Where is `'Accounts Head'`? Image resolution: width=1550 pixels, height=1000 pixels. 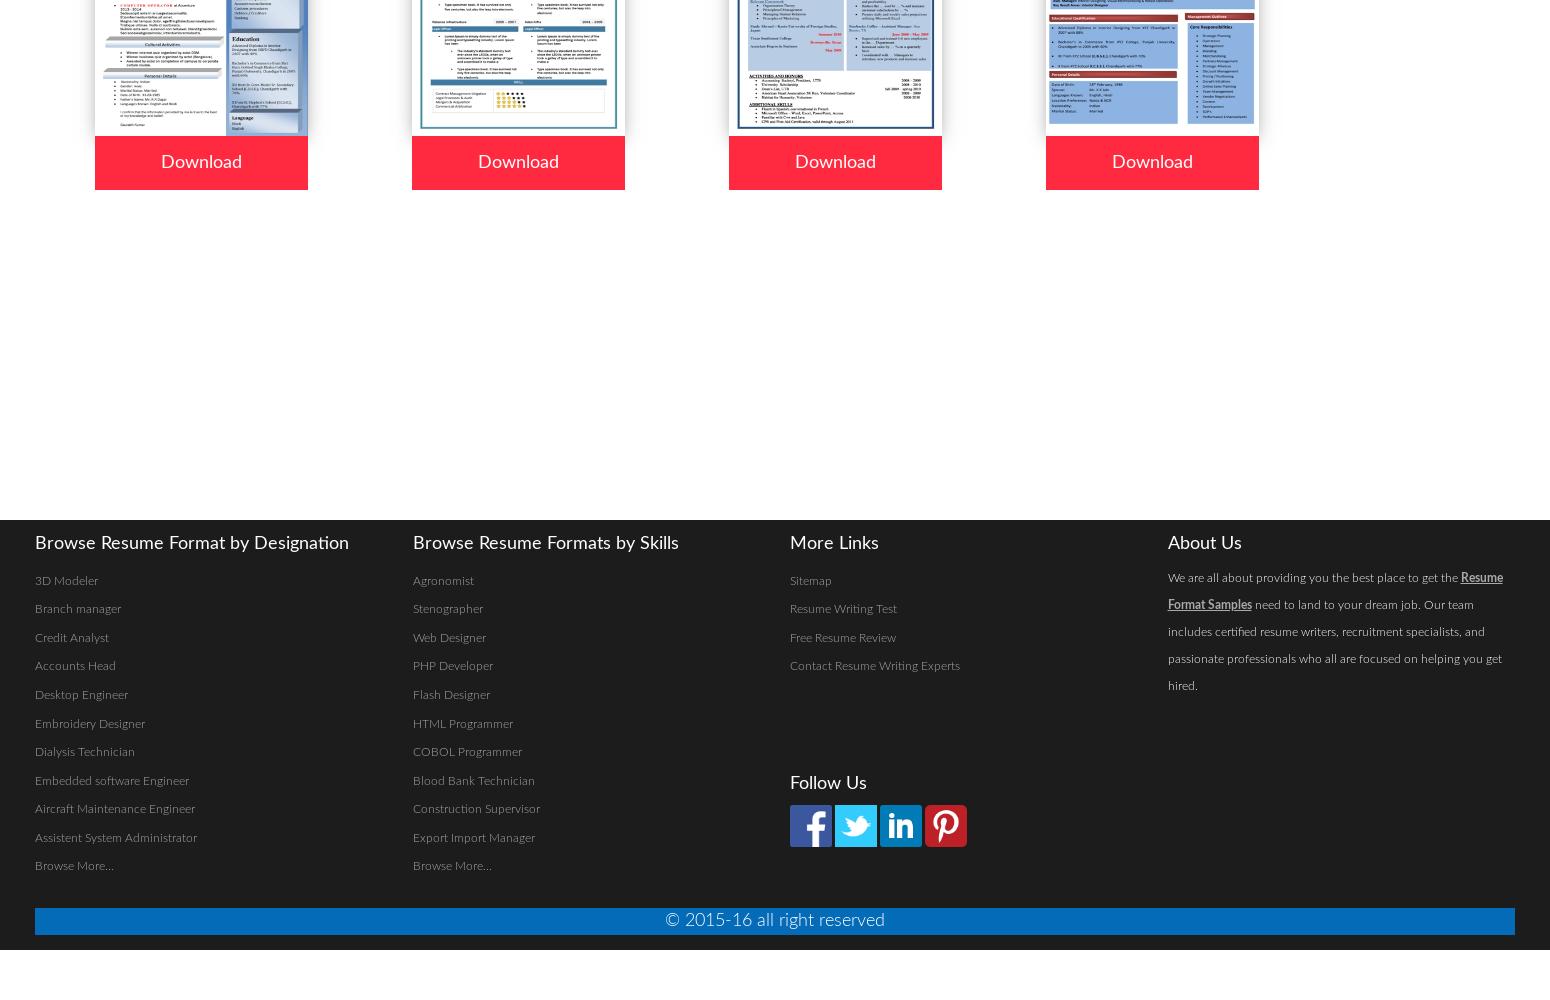
'Accounts Head' is located at coordinates (34, 666).